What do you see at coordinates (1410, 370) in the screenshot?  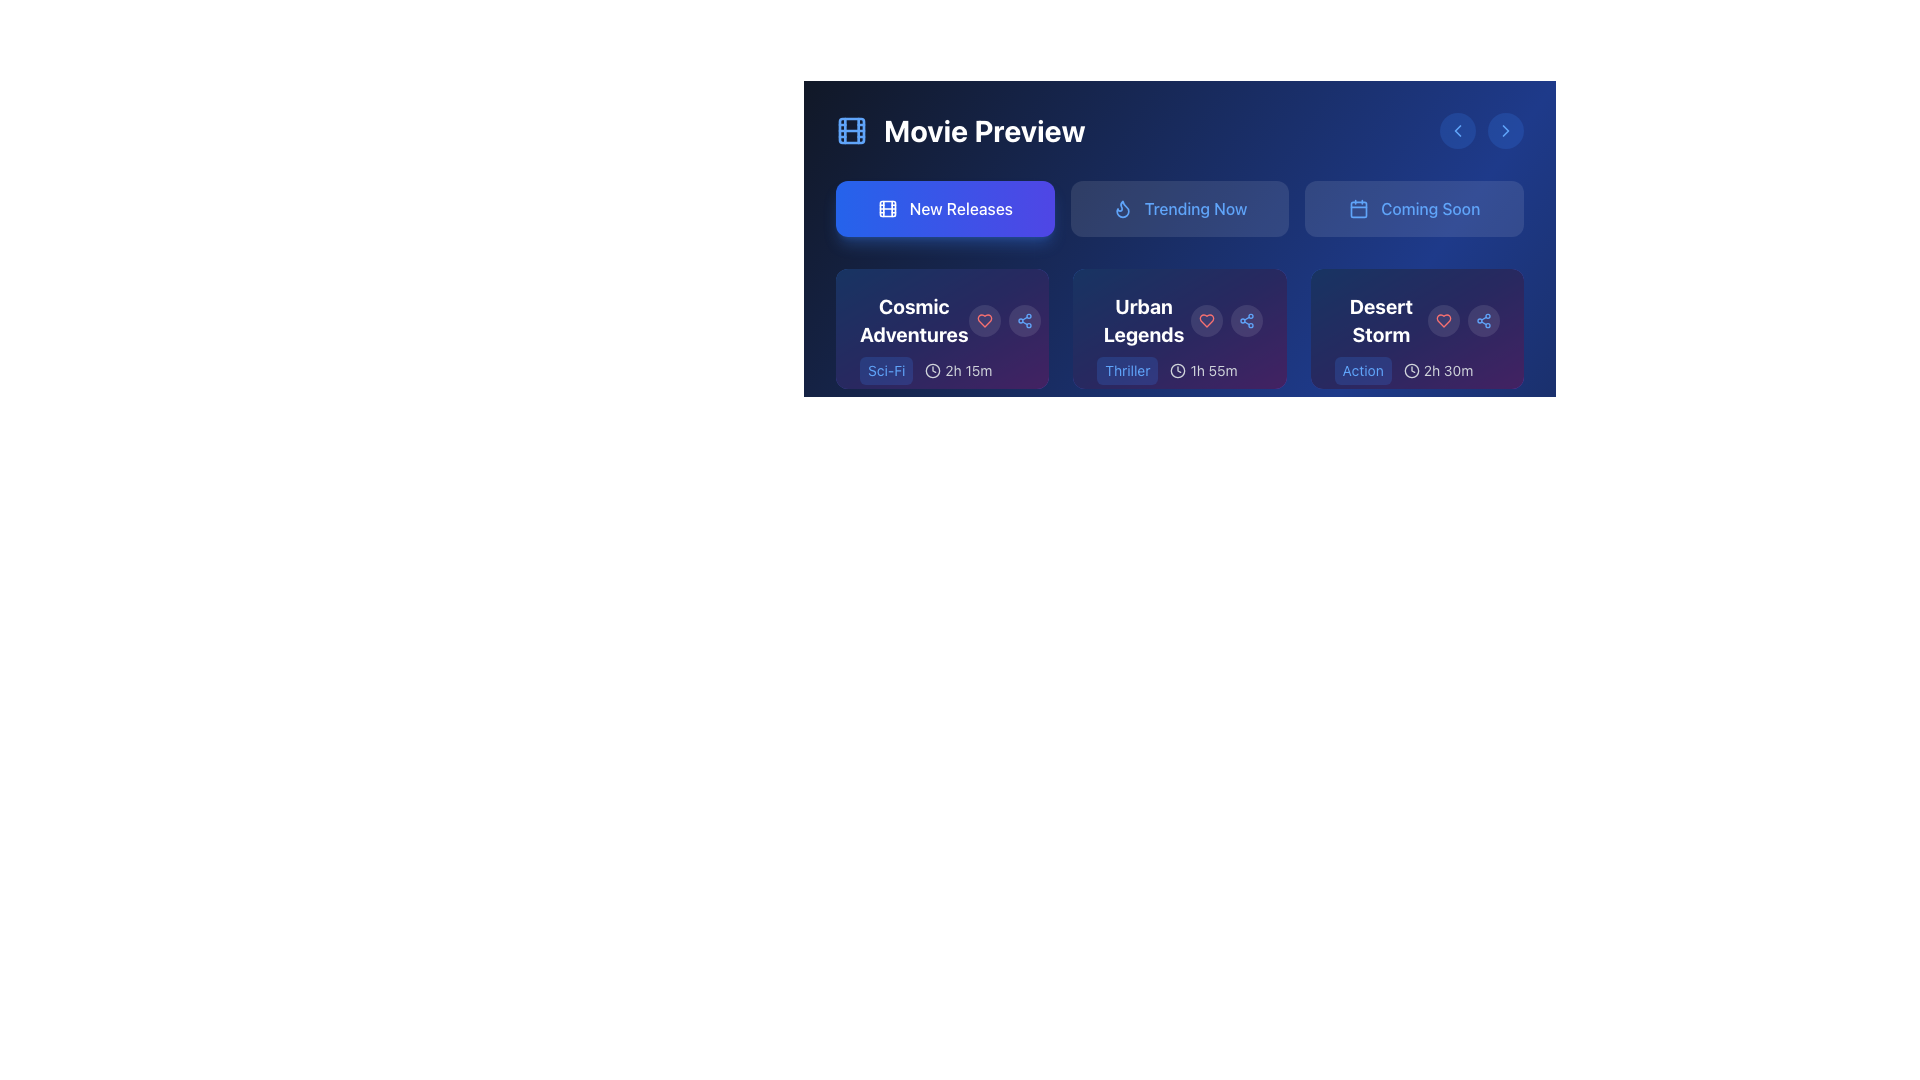 I see `the clock icon representing the duration of the movie 'Desert Storm', which is positioned to the left of the time text '2h 30m'` at bounding box center [1410, 370].